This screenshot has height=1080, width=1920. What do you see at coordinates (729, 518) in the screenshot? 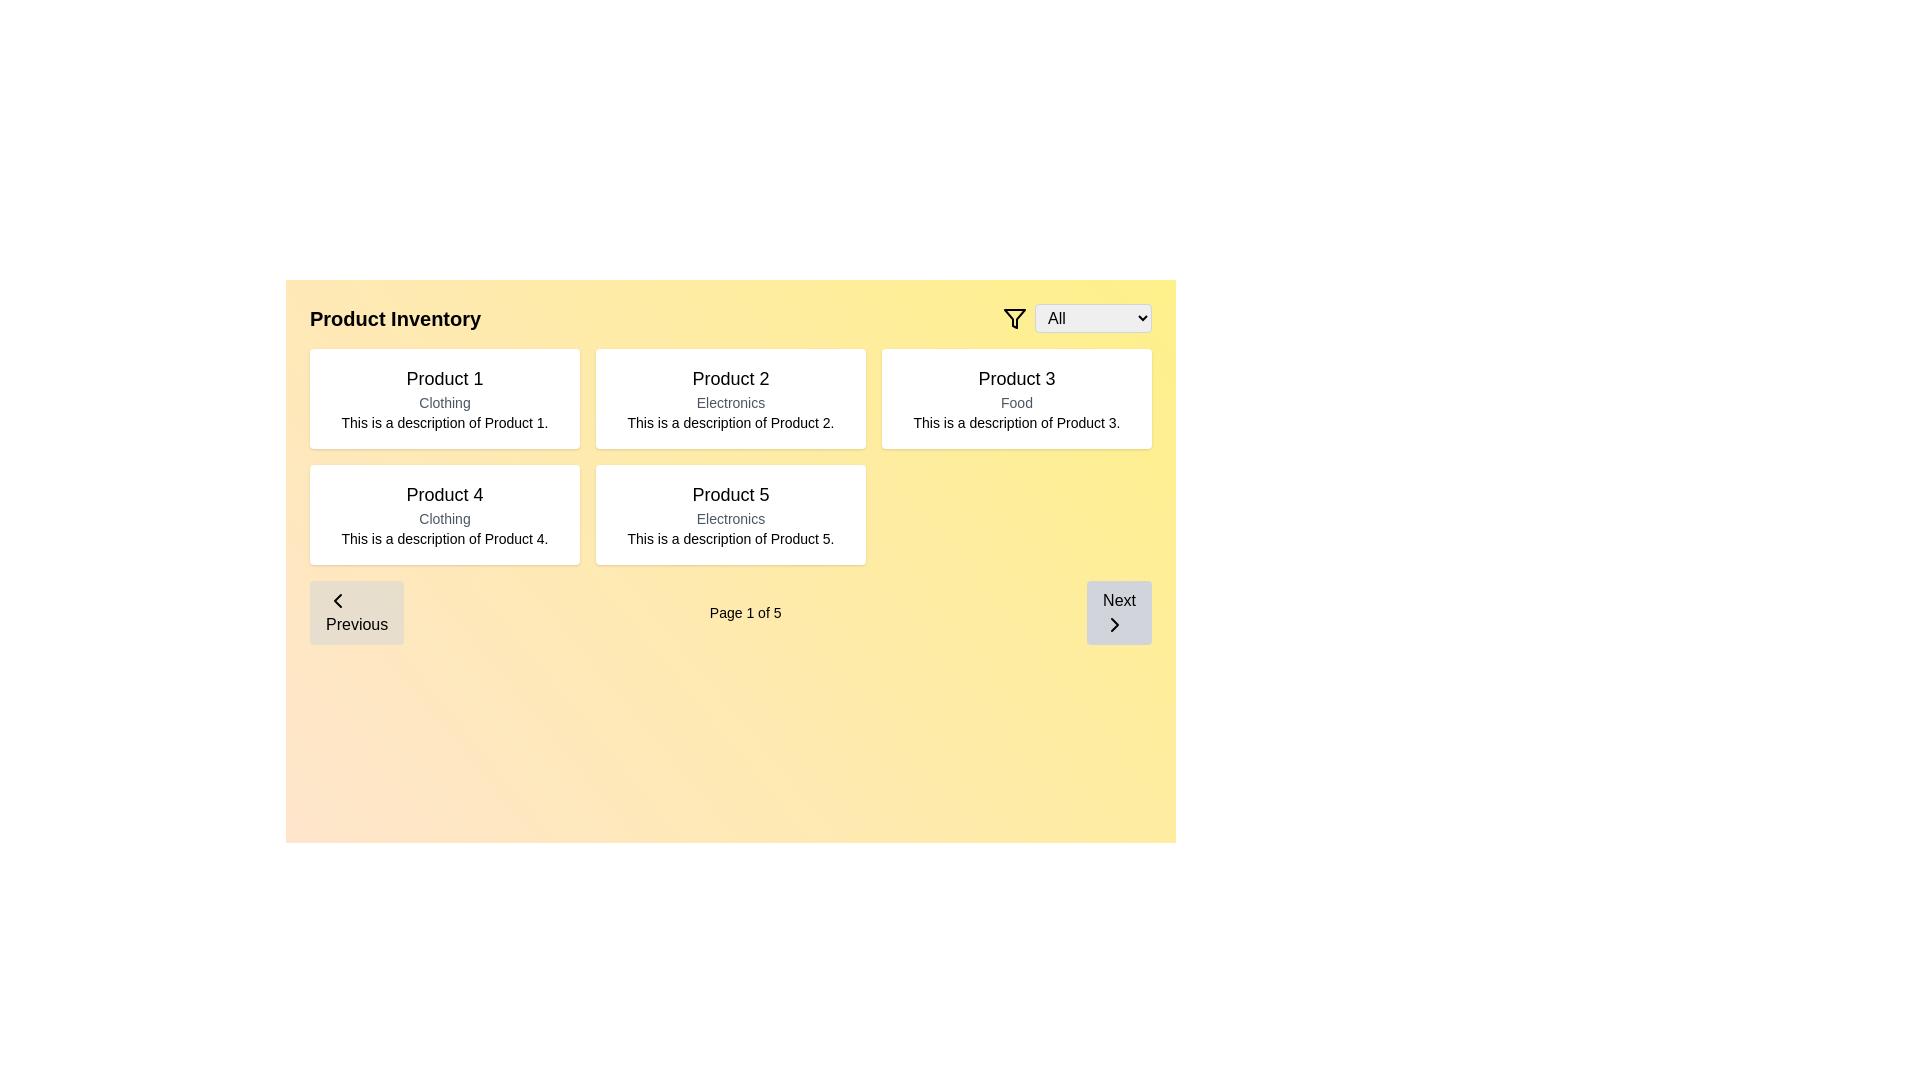
I see `the 'Electronics' text label displayed in small gray letters, which is centered in the middle portion of the card labeled 'Product 5'` at bounding box center [729, 518].